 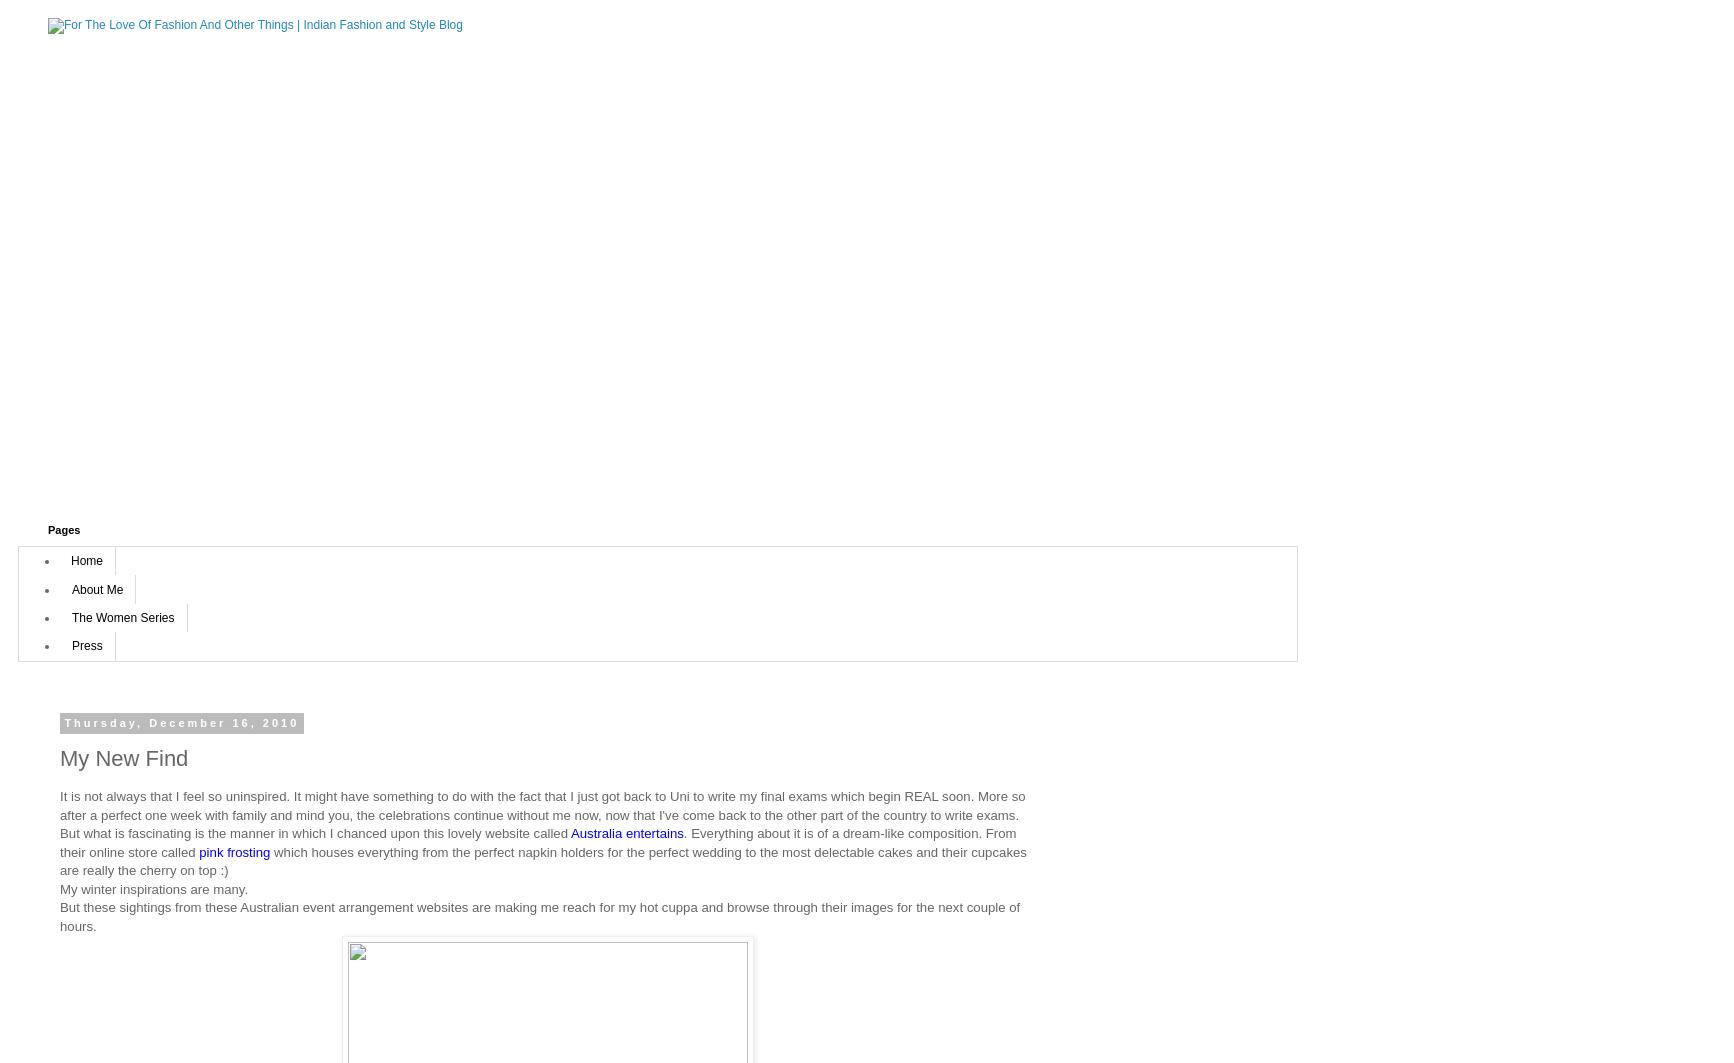 I want to click on 'pink frosting', so click(x=234, y=850).